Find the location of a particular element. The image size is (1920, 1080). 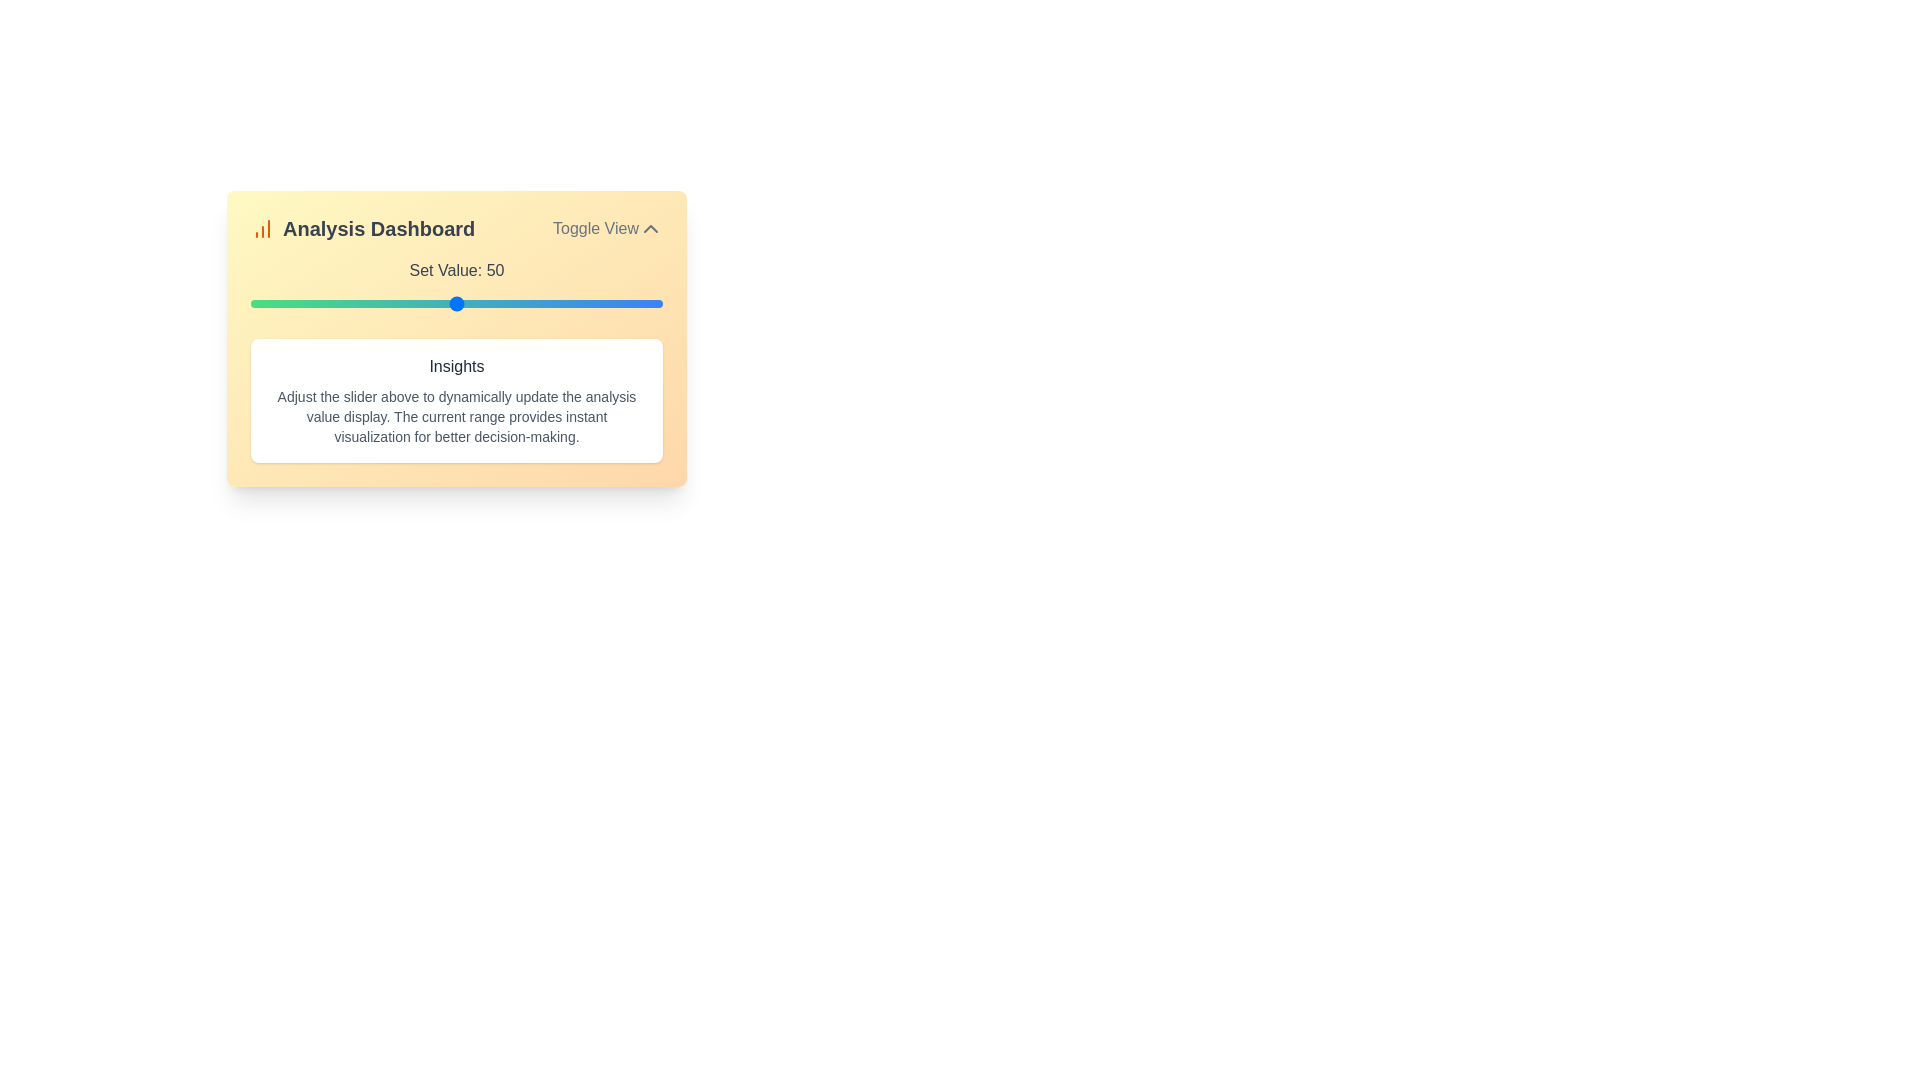

the slider to set the value to 25 is located at coordinates (354, 304).